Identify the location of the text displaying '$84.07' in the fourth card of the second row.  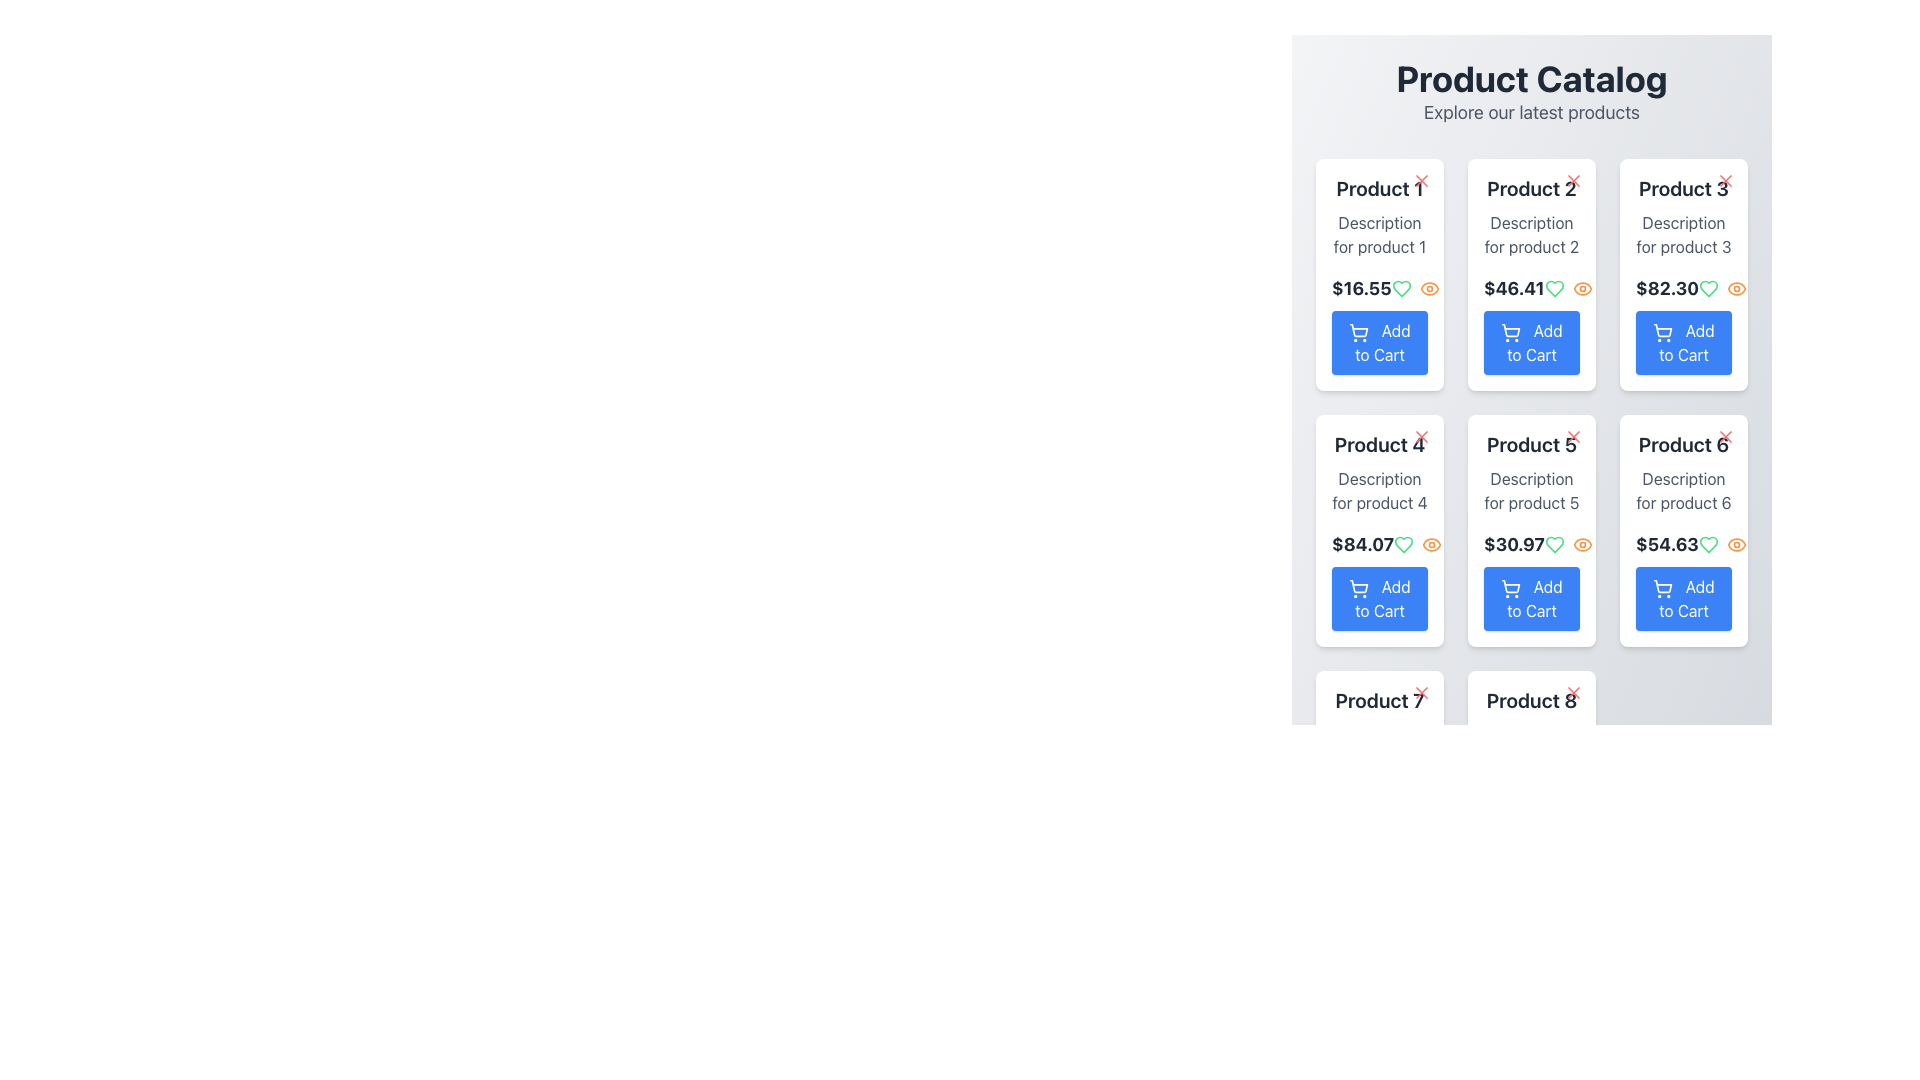
(1362, 544).